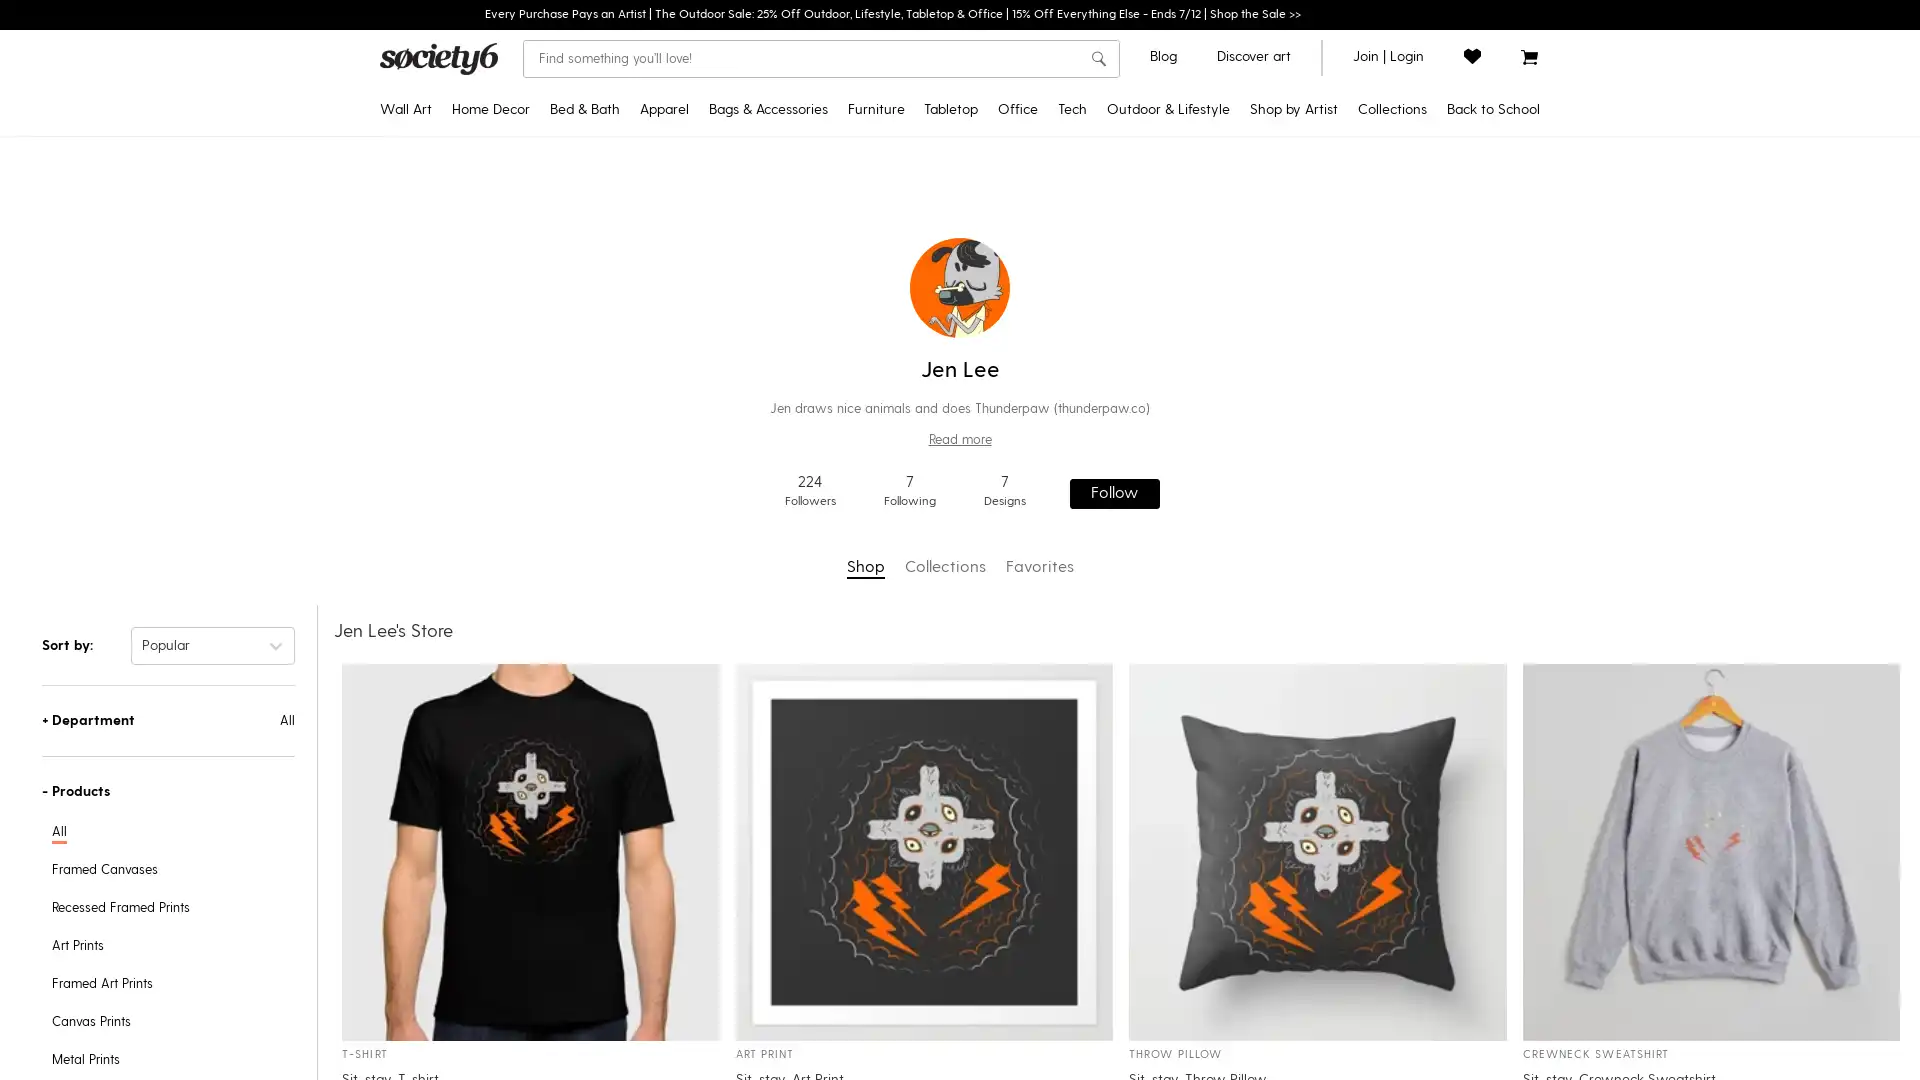 The height and width of the screenshot is (1080, 1920). Describe the element at coordinates (1390, 110) in the screenshot. I see `Collections` at that location.